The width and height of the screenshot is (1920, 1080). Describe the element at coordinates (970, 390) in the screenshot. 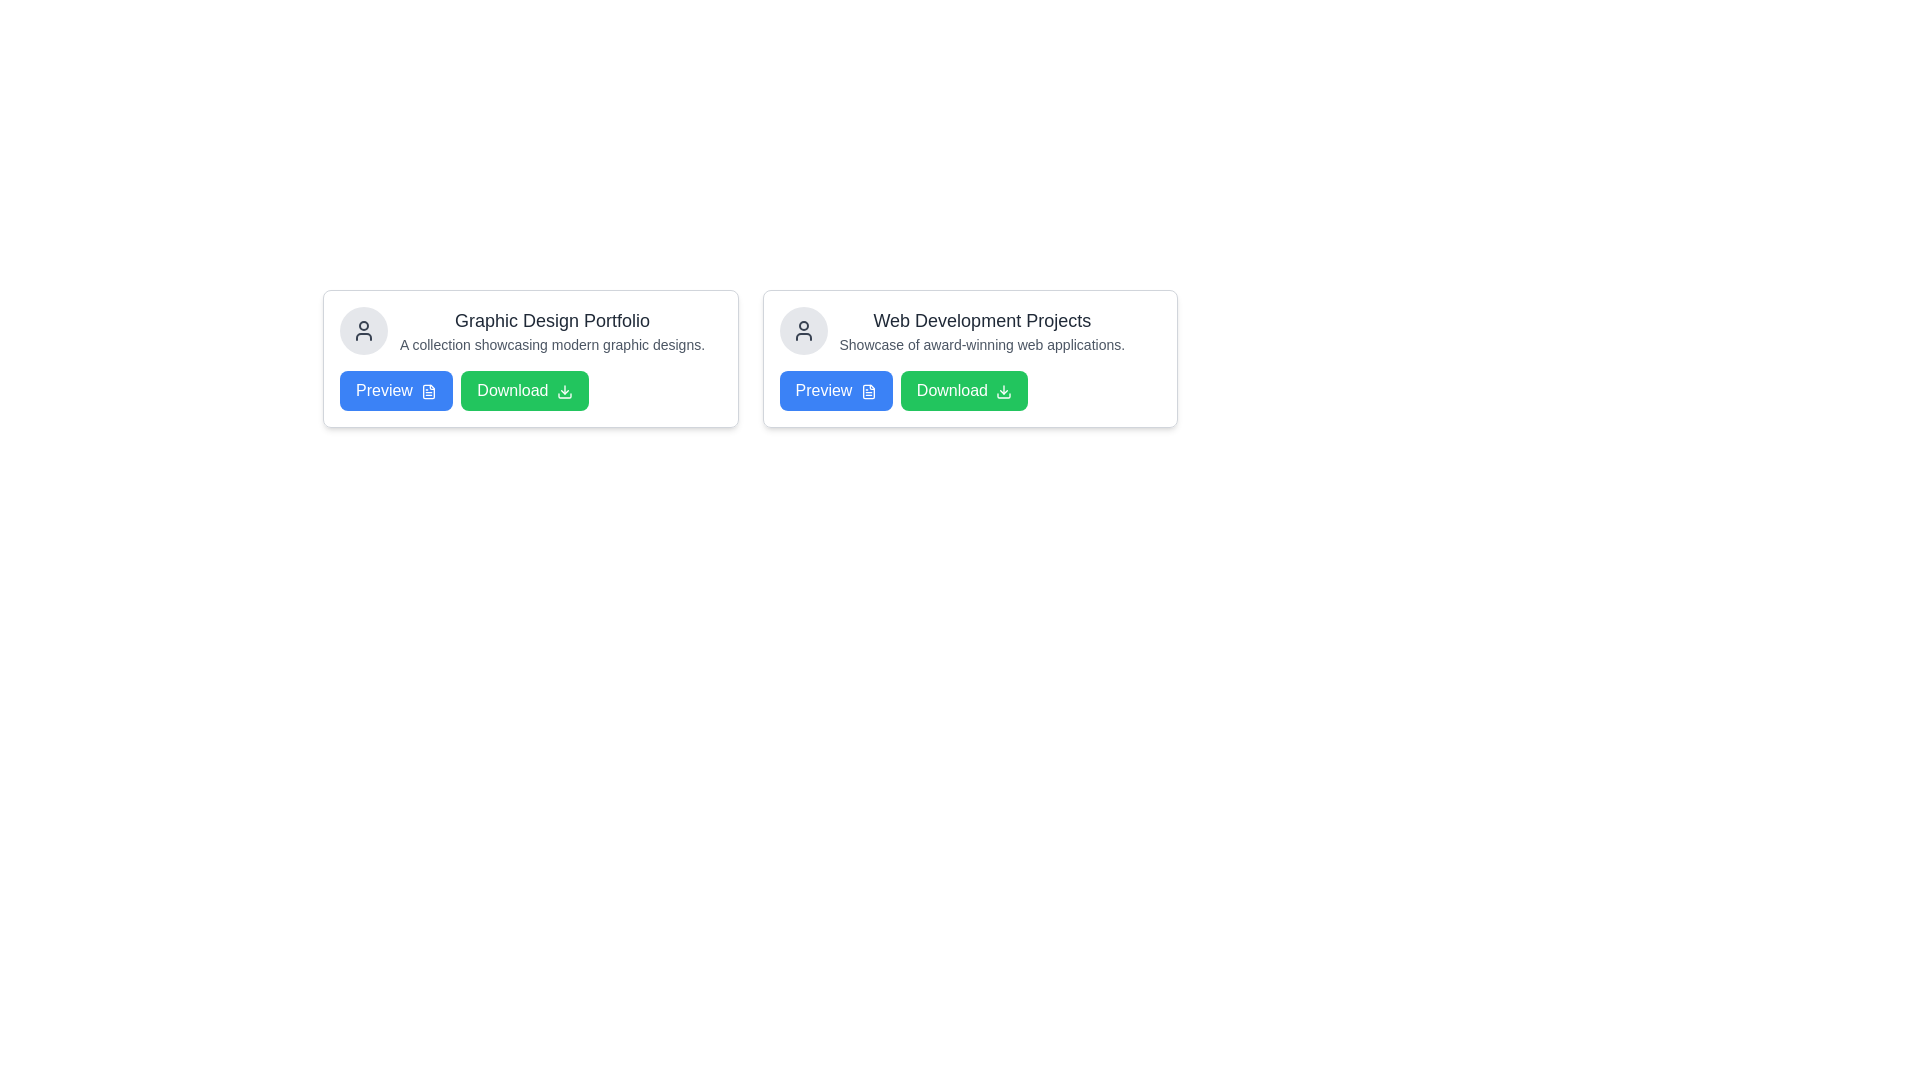

I see `the green 'Download' button with rounded corners, labeled 'Download' and featuring a downward arrow icon, to initiate the download` at that location.